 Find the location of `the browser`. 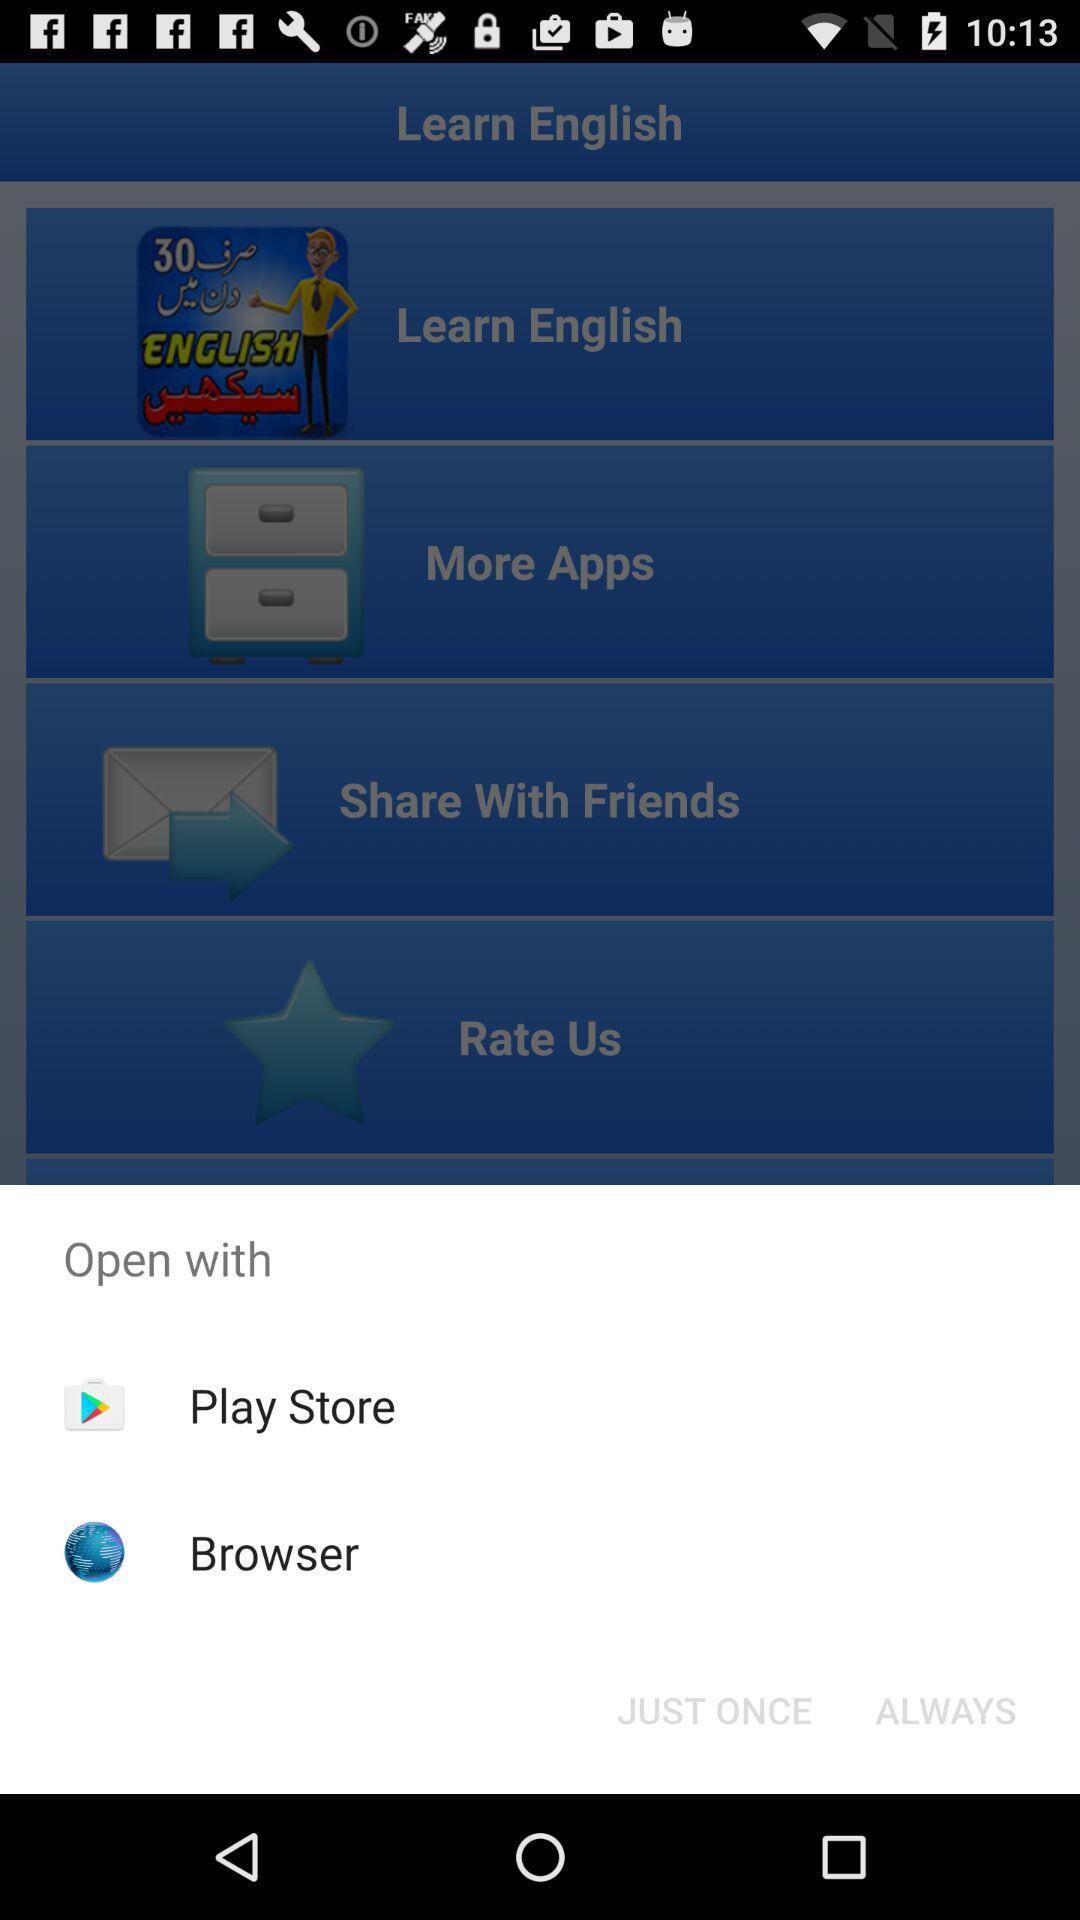

the browser is located at coordinates (274, 1551).